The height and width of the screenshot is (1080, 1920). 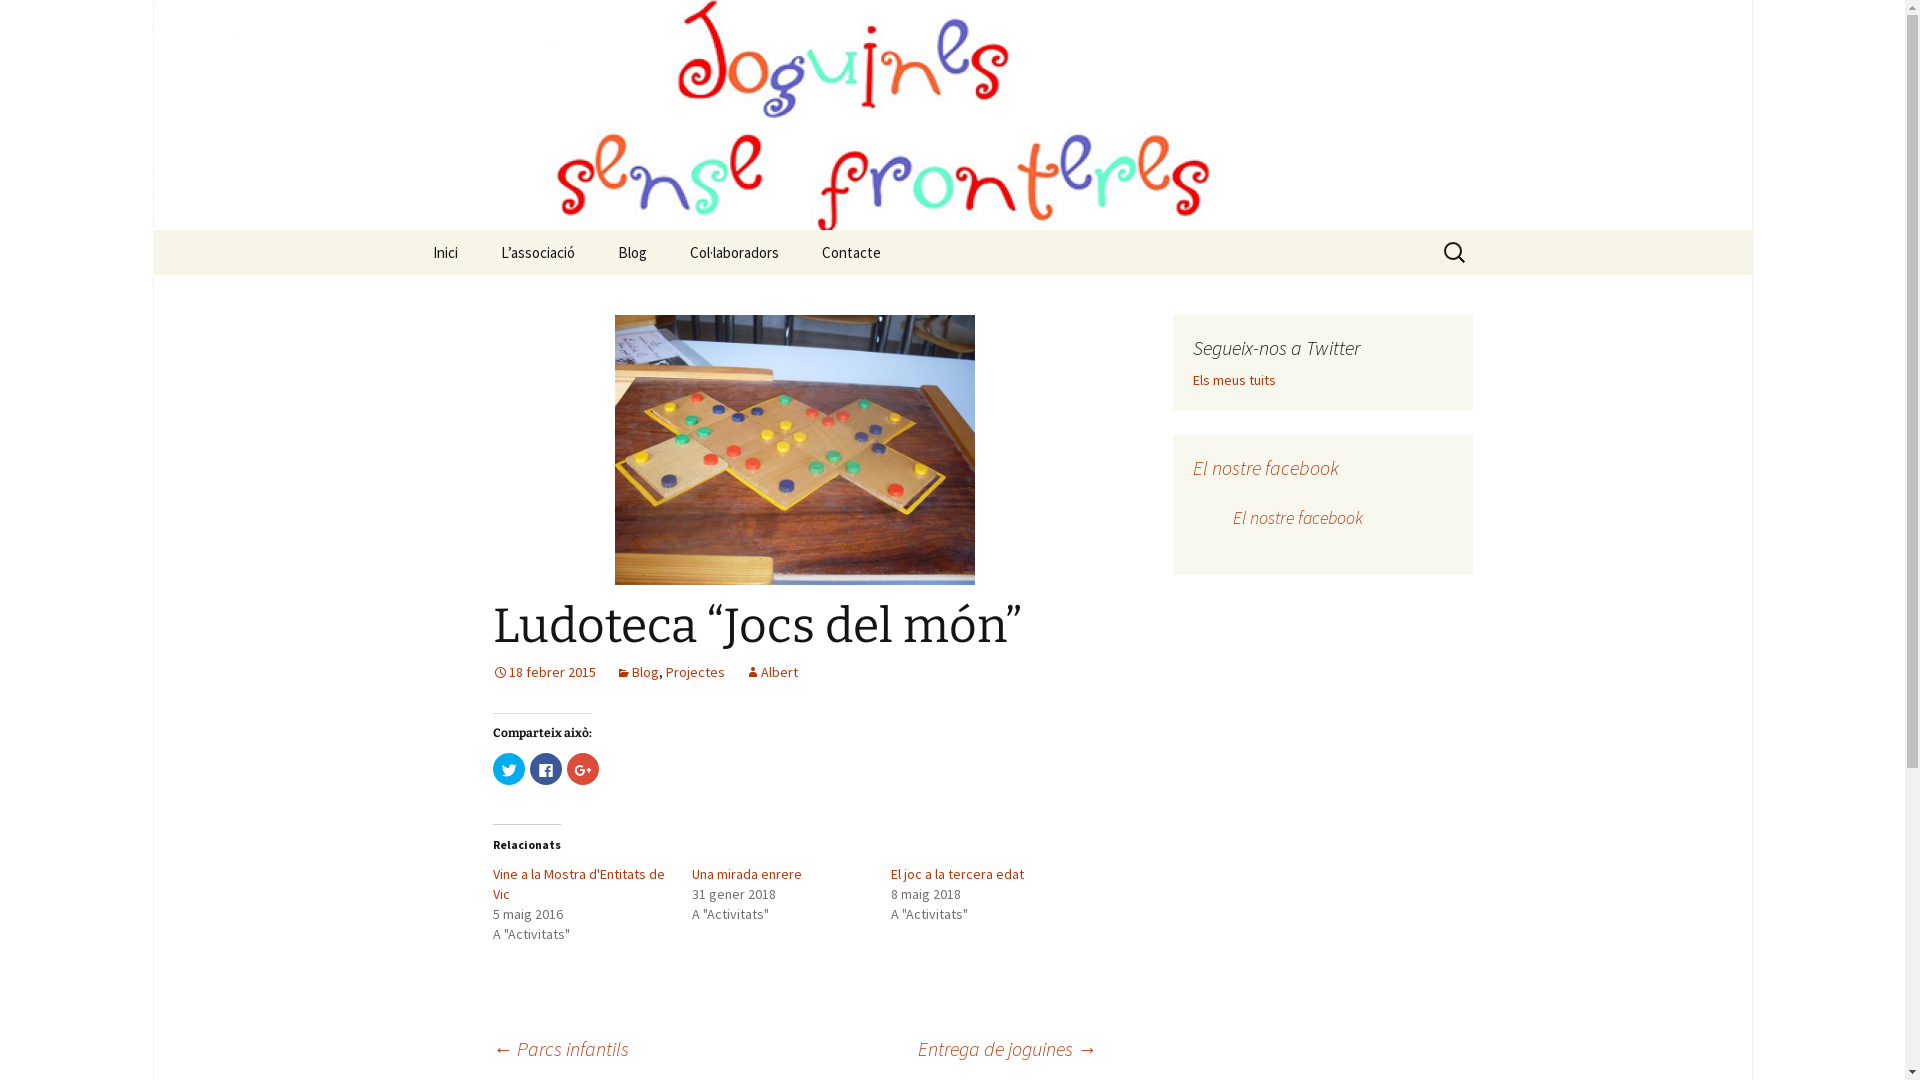 I want to click on 'Click to share on Facebook (Opens in new window)', so click(x=546, y=767).